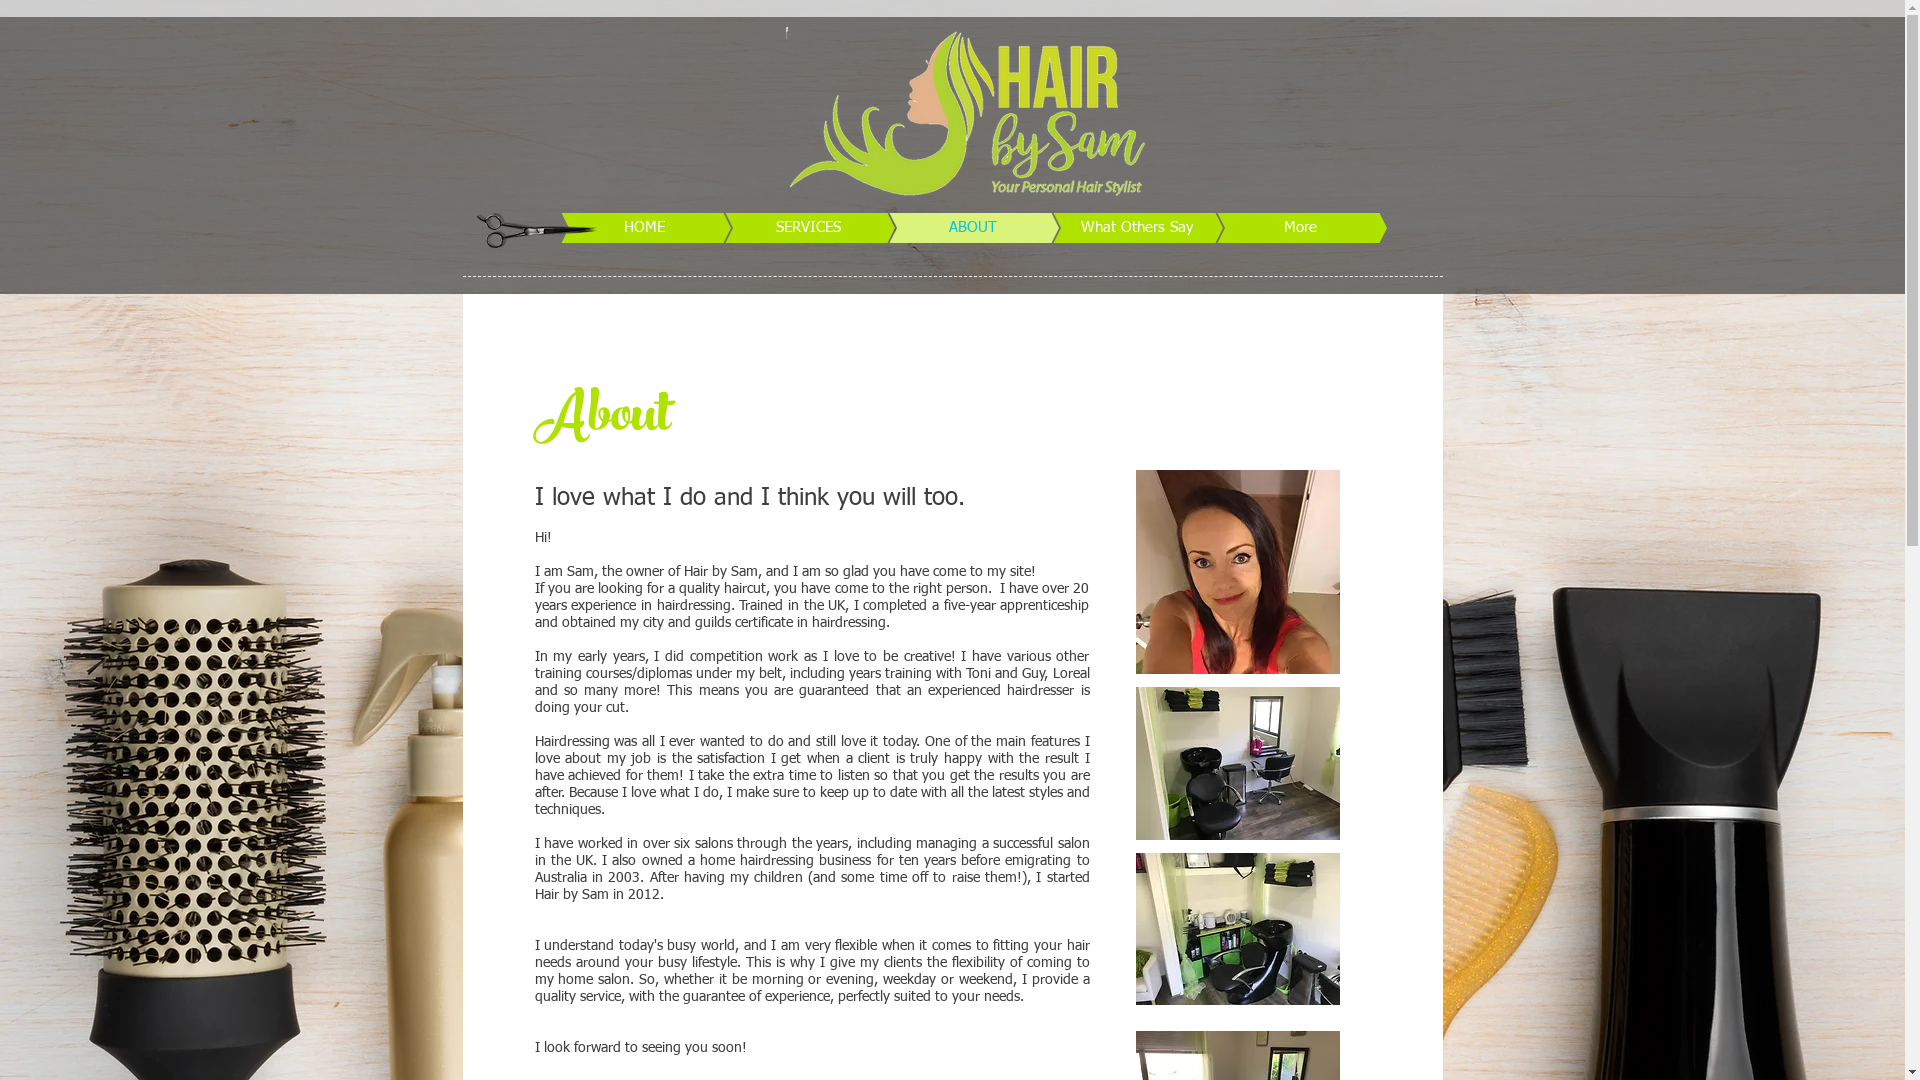  Describe the element at coordinates (776, 226) in the screenshot. I see `'SERVICES'` at that location.